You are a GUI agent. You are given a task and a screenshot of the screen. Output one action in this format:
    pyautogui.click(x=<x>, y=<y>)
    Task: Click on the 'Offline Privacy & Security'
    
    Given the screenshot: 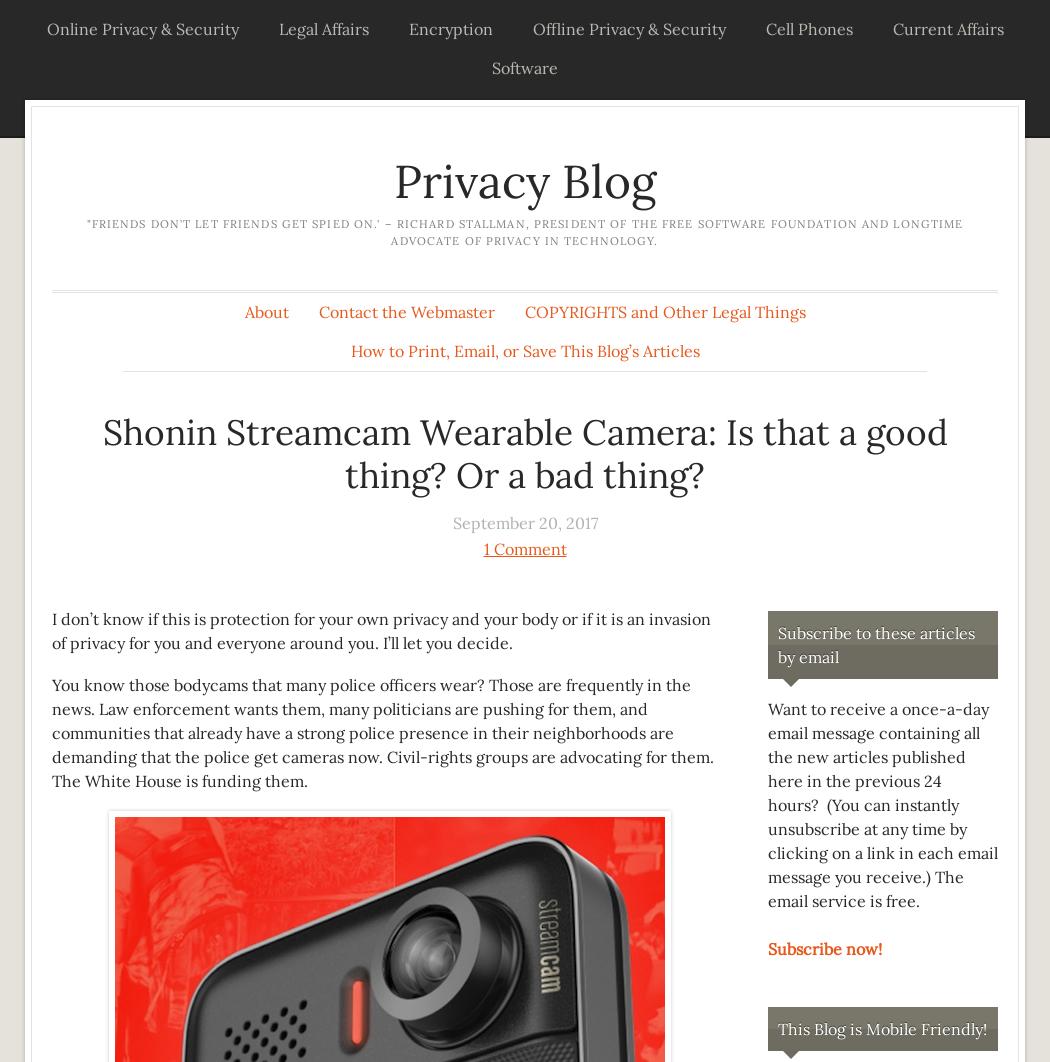 What is the action you would take?
    pyautogui.click(x=532, y=28)
    